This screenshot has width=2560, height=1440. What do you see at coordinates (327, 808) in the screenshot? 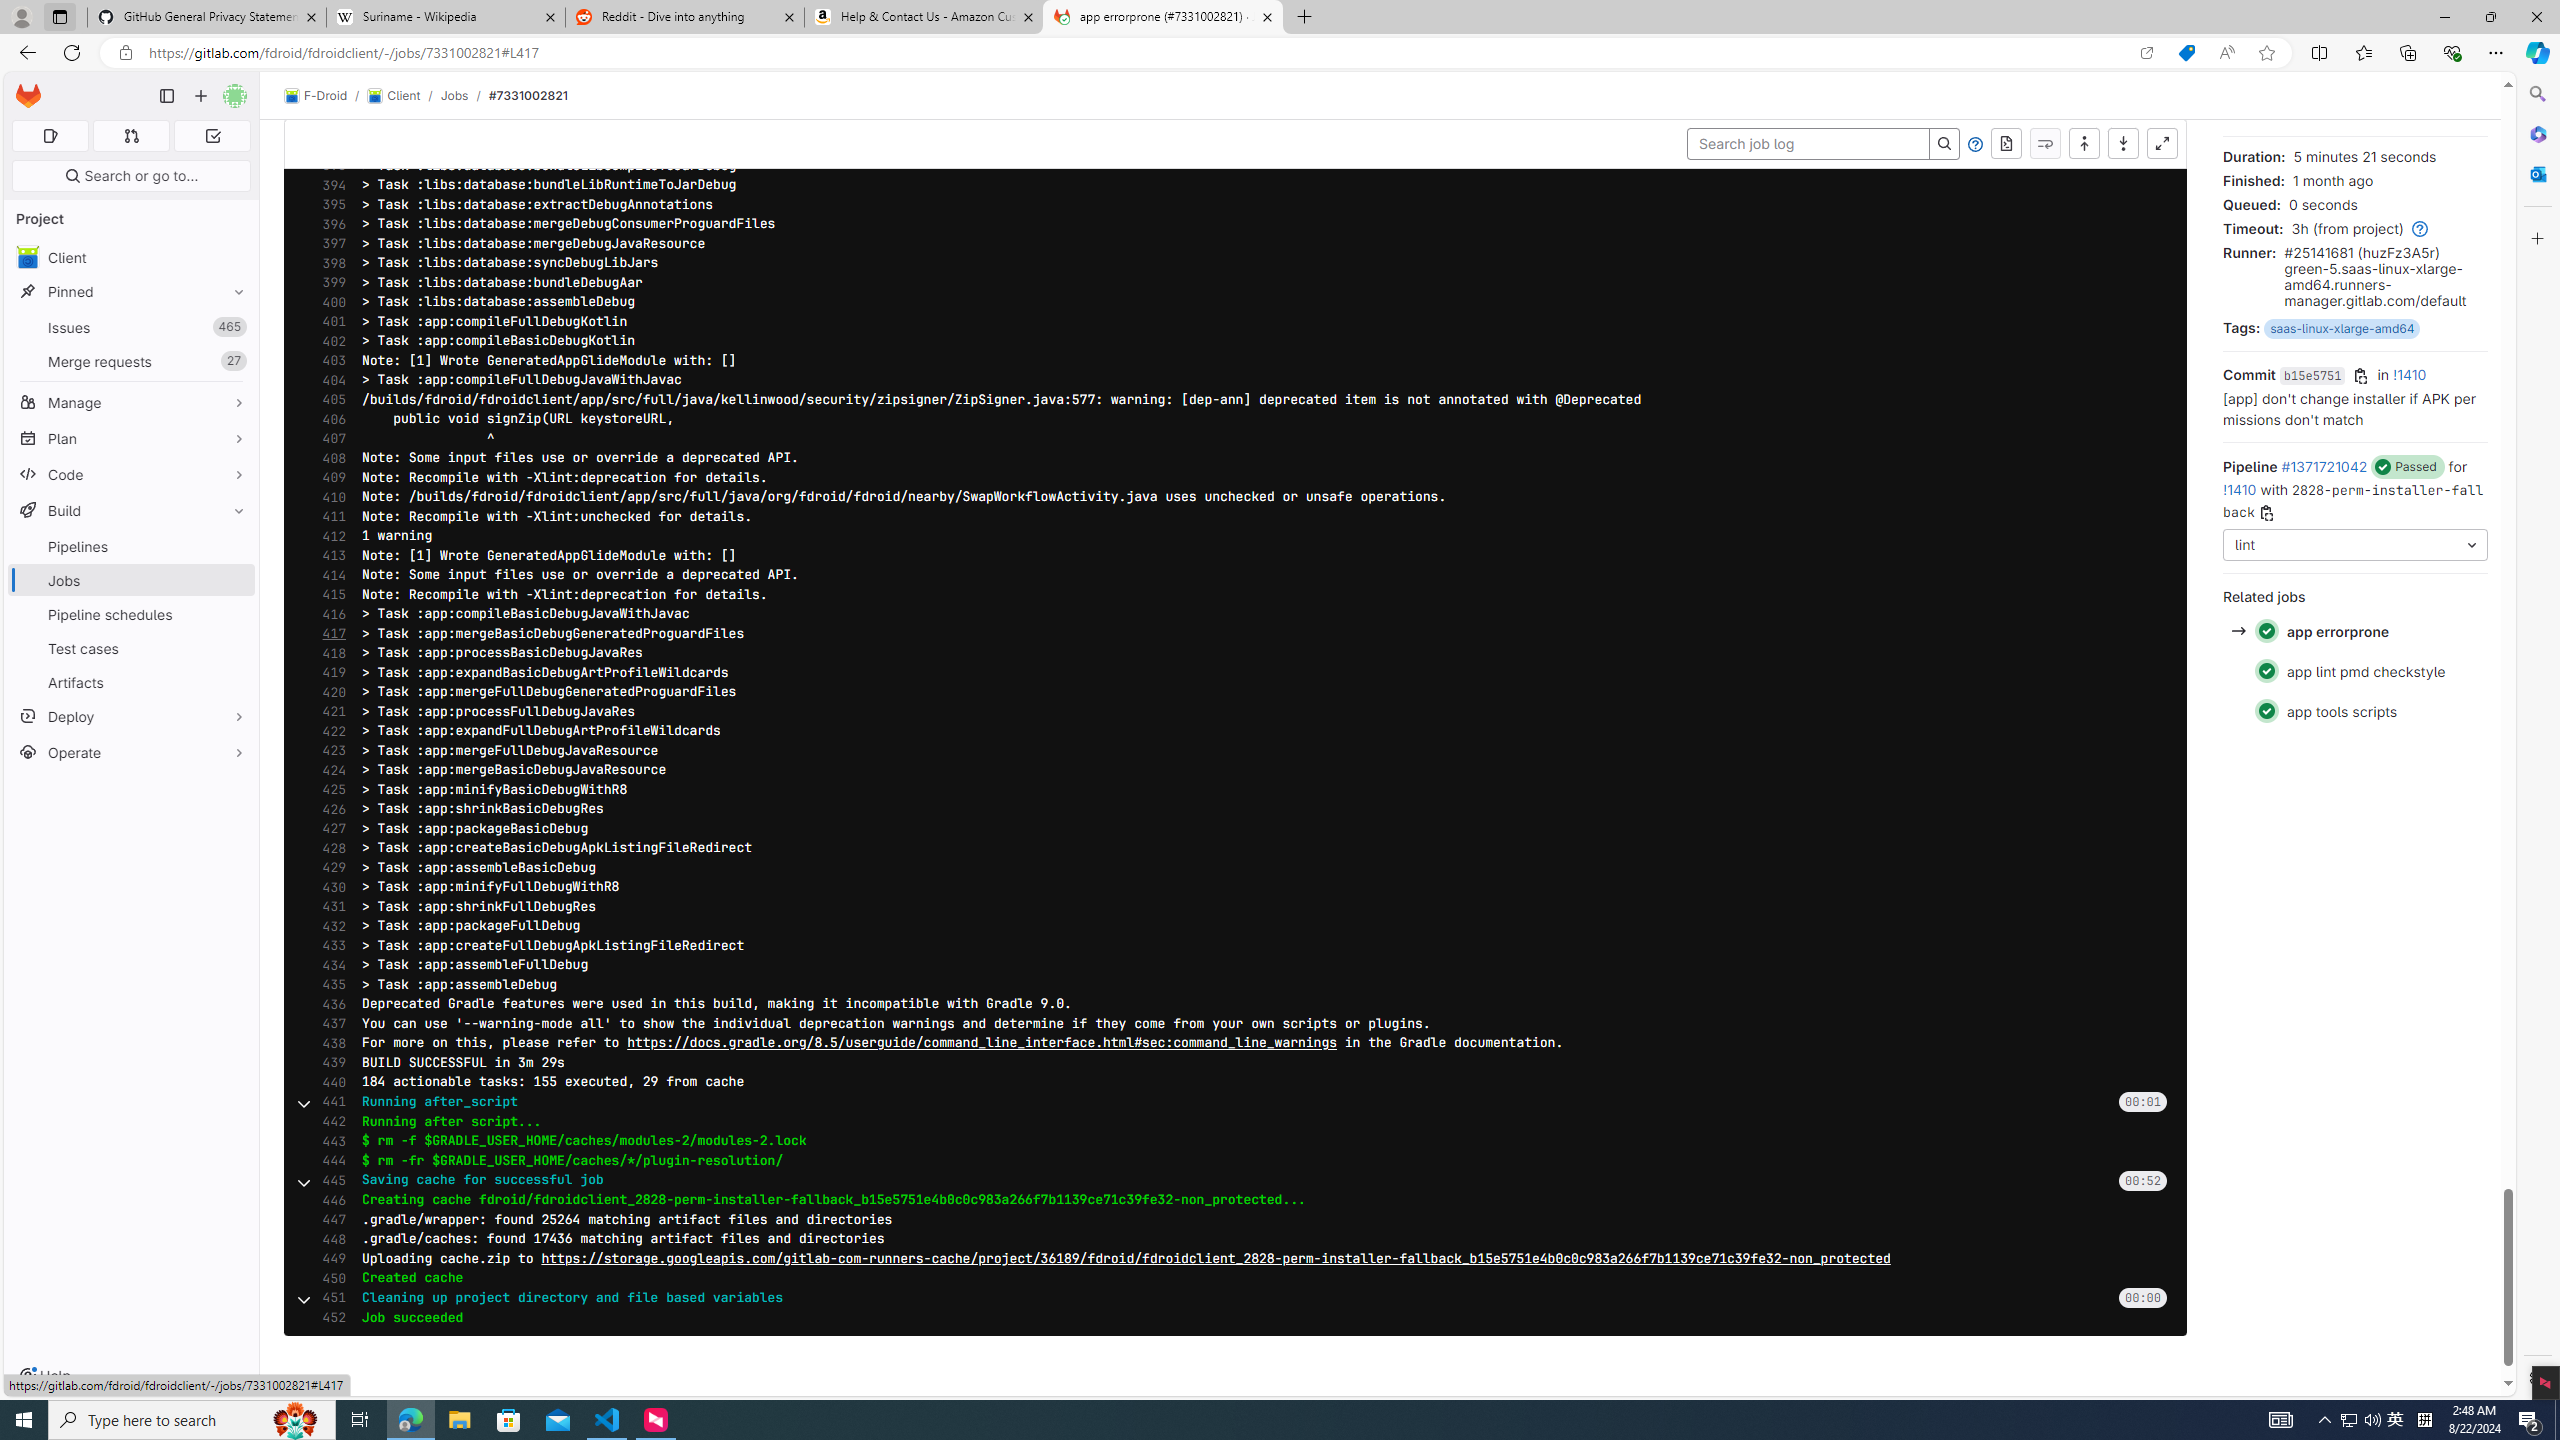
I see `'426'` at bounding box center [327, 808].